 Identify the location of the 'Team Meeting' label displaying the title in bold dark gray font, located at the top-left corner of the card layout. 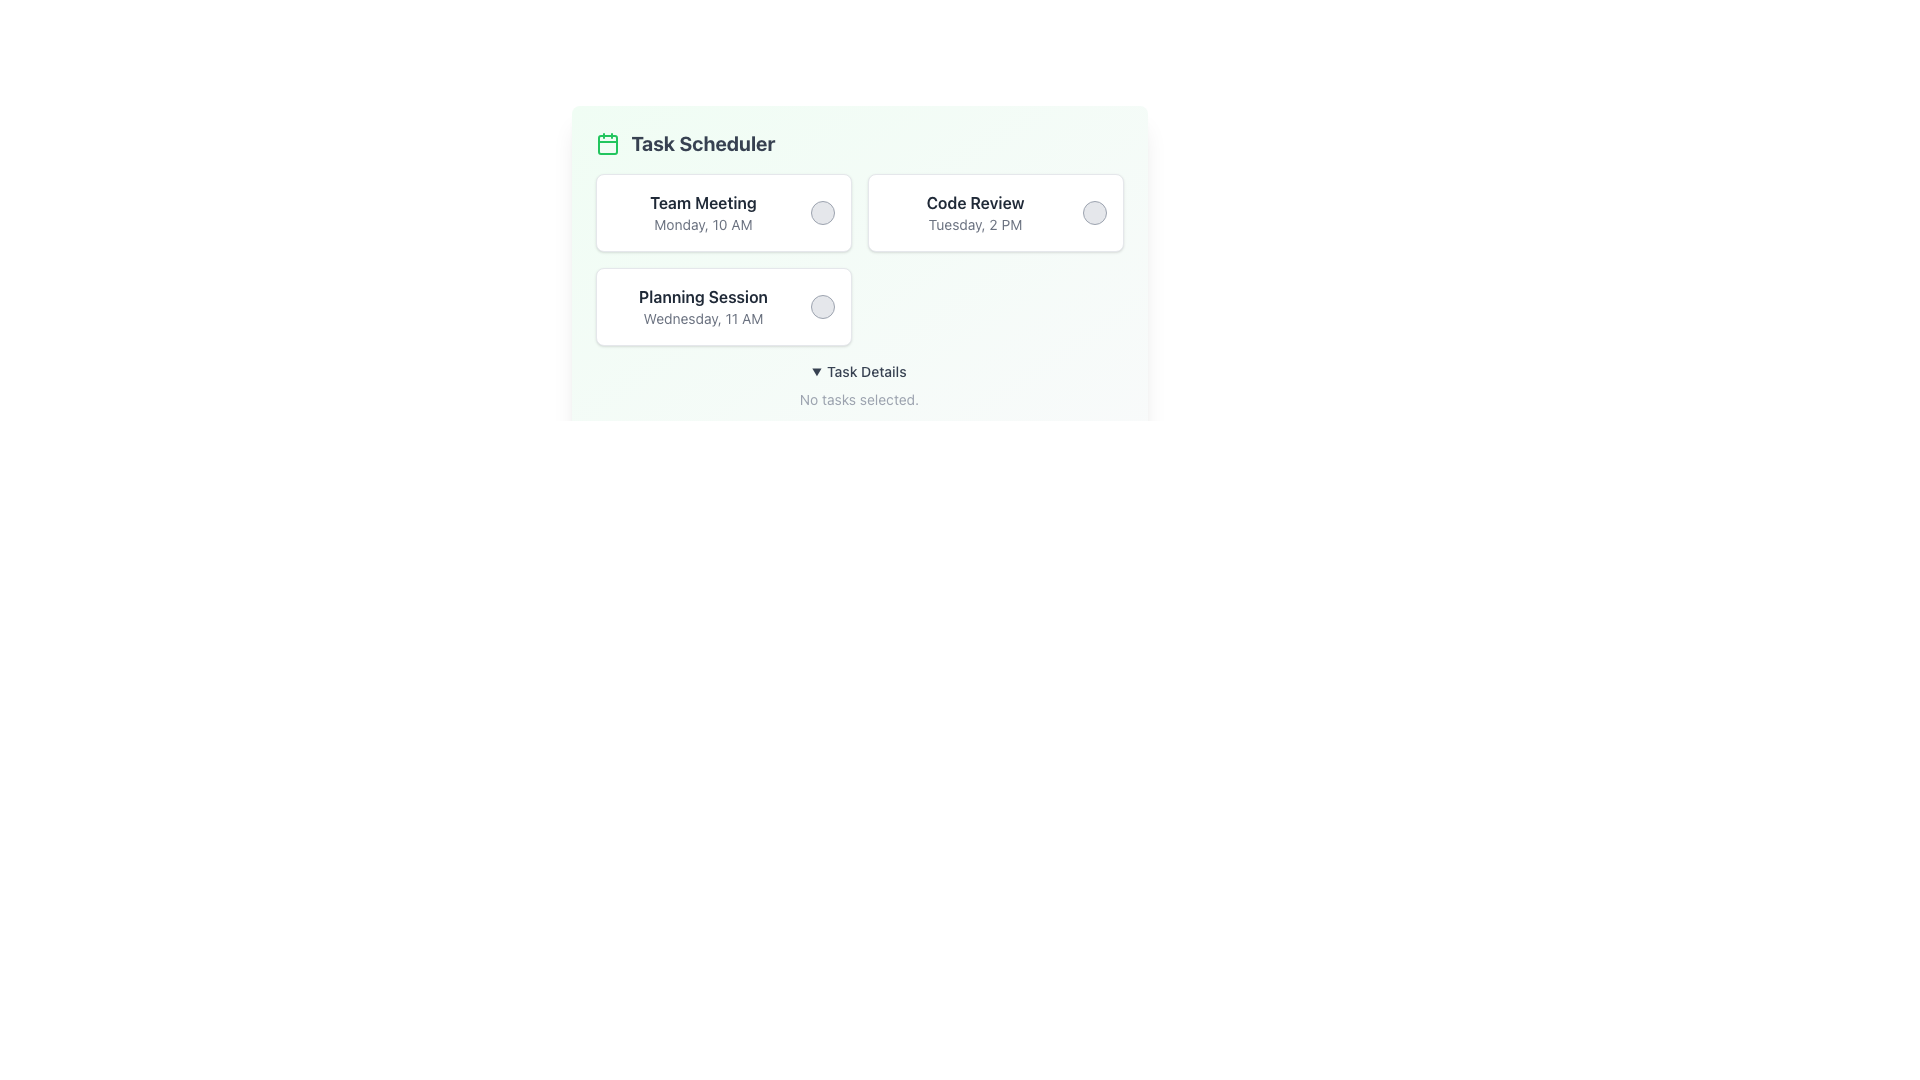
(703, 212).